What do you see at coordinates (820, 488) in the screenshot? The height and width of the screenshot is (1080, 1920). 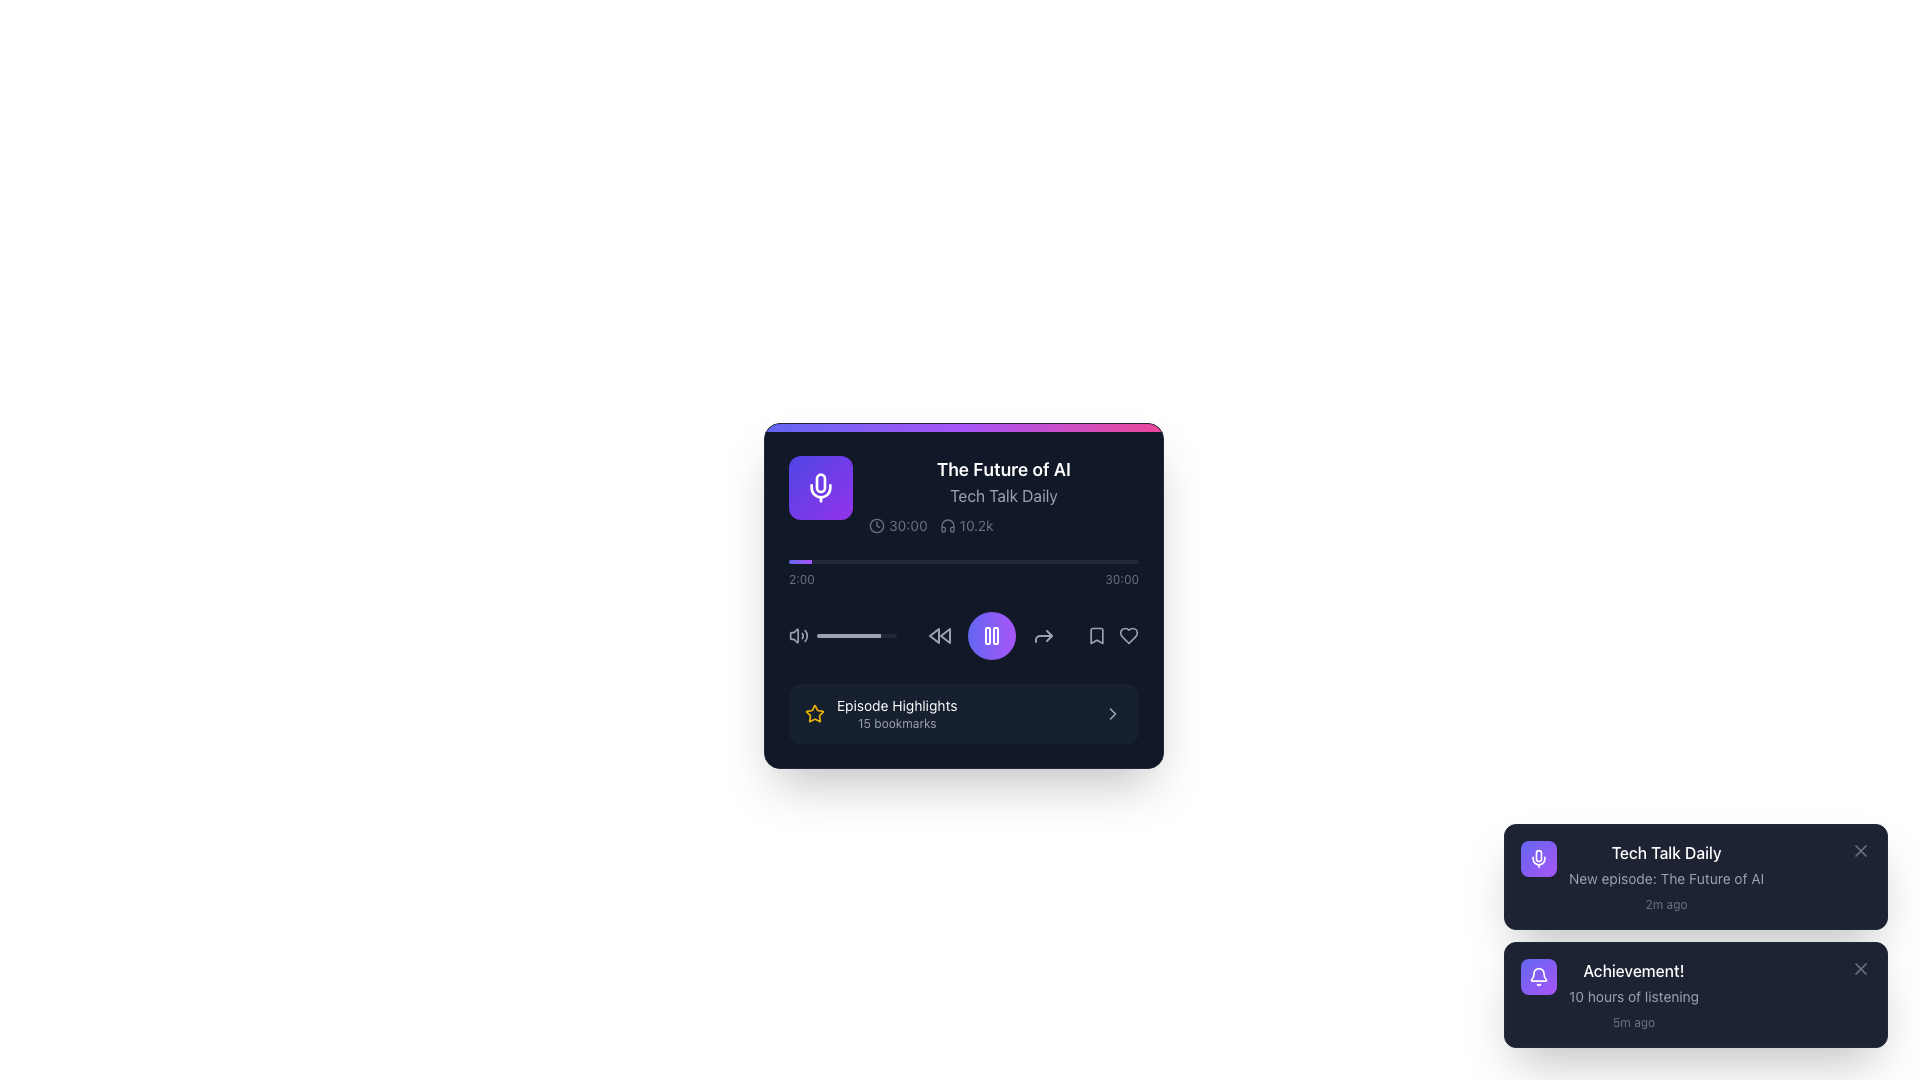 I see `the square button with a gradient background transitioning from indigo to purple, which features a white microphone icon centered within, located to the left of the title 'The Future of AI' and subtitle 'Tech Talk Daily.'` at bounding box center [820, 488].